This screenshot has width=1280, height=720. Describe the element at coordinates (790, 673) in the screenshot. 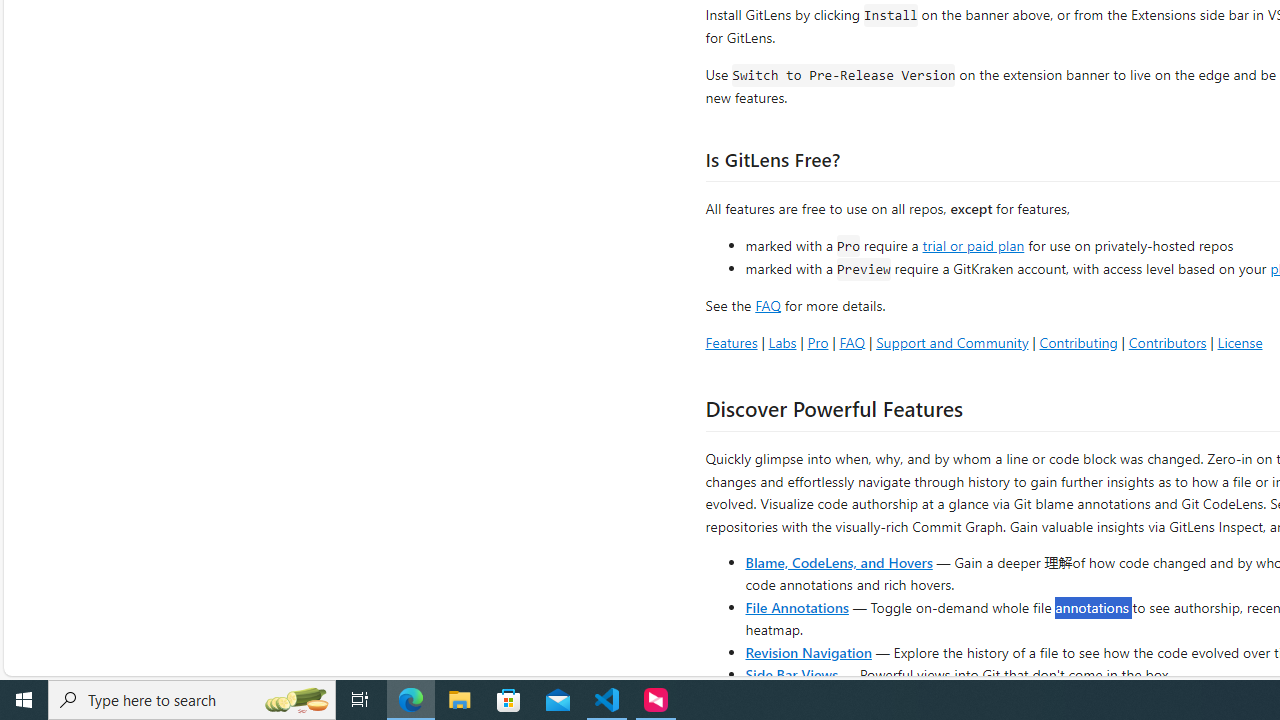

I see `'Side Bar Views'` at that location.